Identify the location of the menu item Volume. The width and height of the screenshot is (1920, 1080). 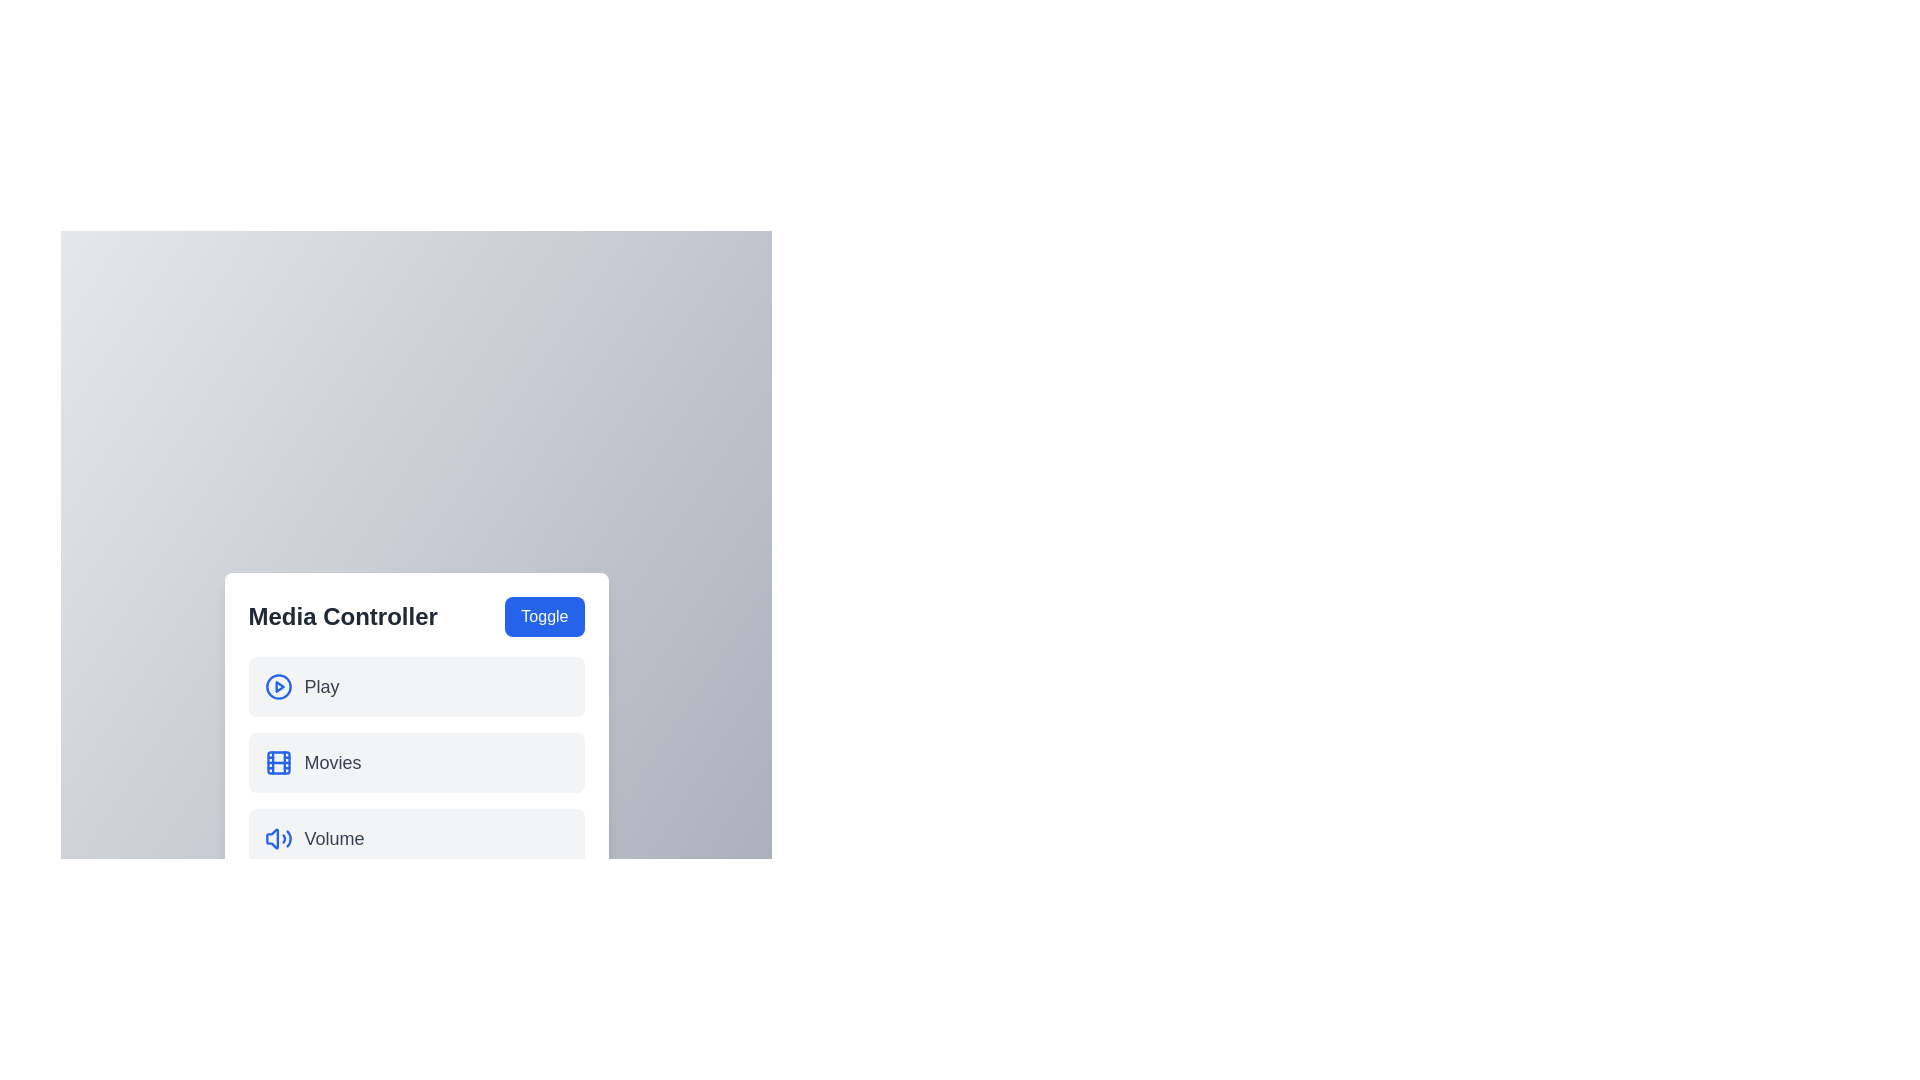
(415, 839).